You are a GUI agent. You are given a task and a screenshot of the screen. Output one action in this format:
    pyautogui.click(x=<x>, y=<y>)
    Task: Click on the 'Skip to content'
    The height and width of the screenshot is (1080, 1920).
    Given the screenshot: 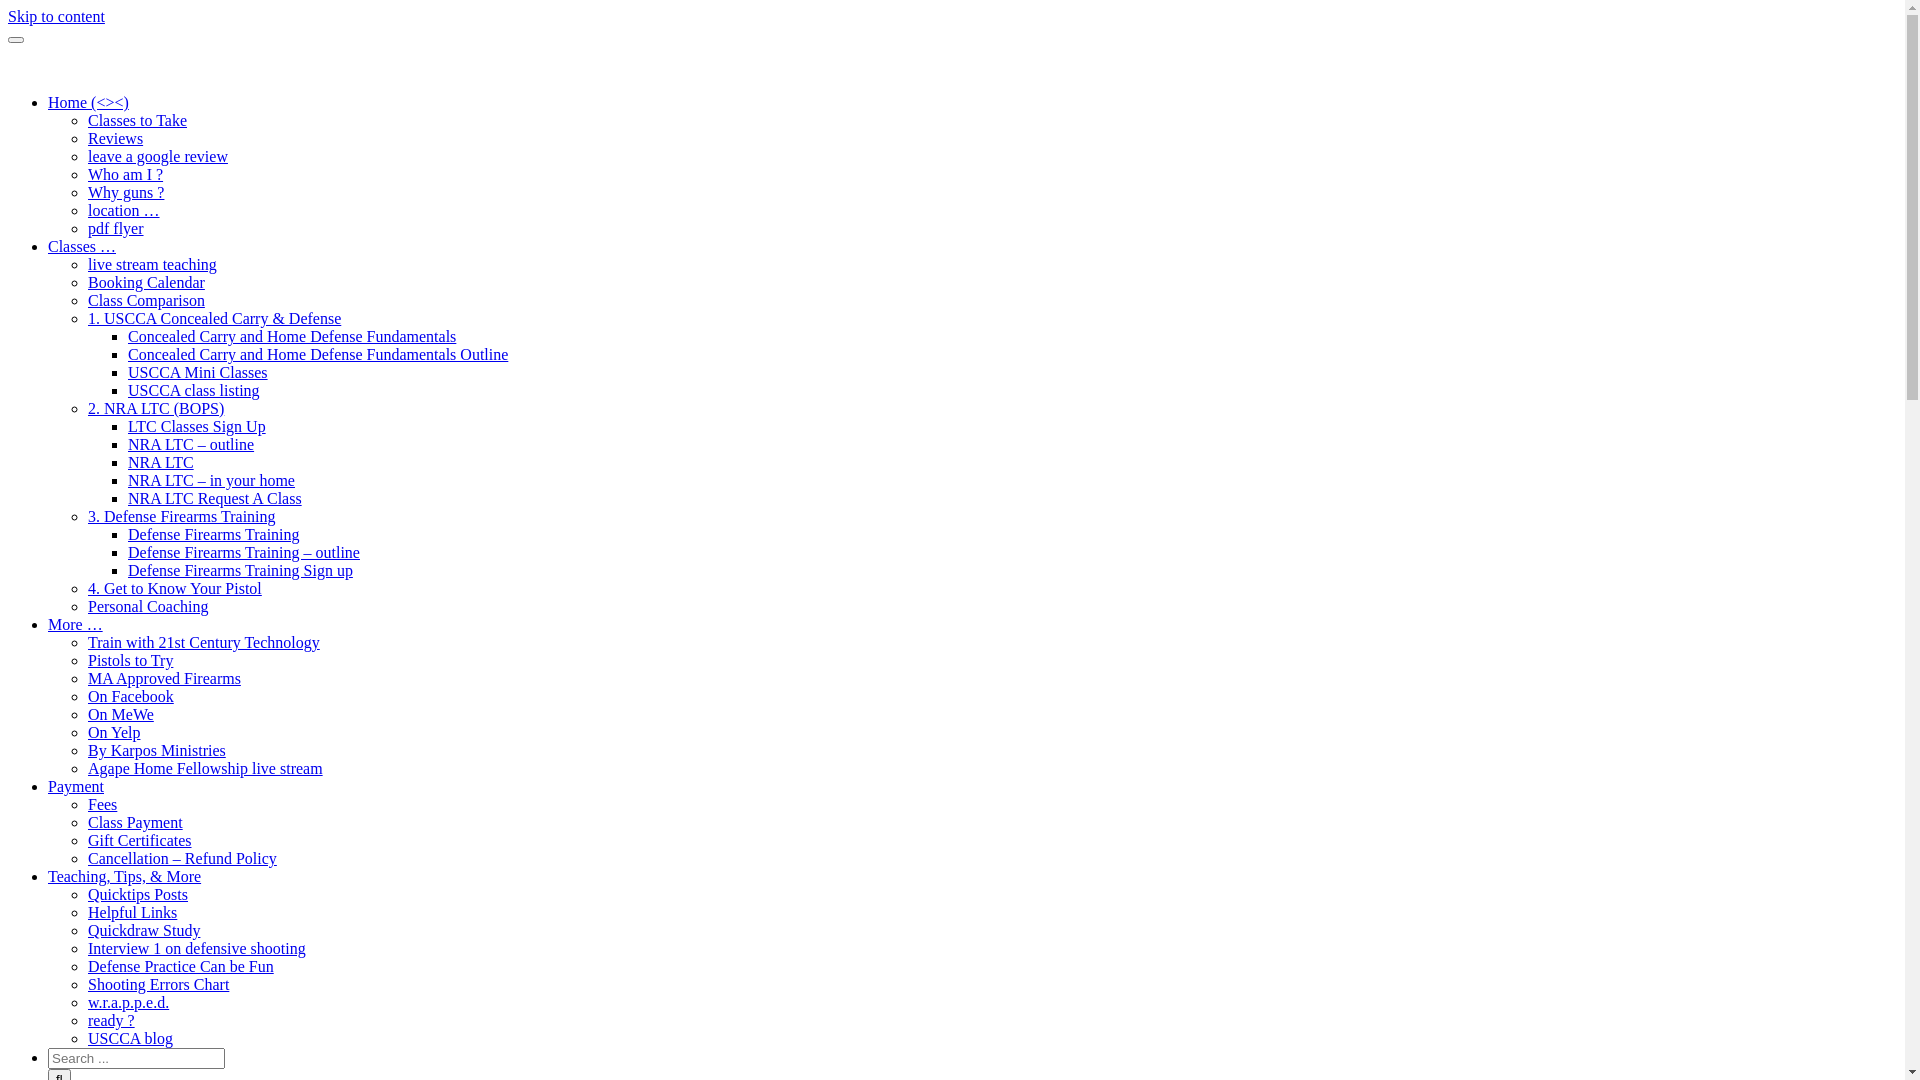 What is the action you would take?
    pyautogui.click(x=56, y=16)
    